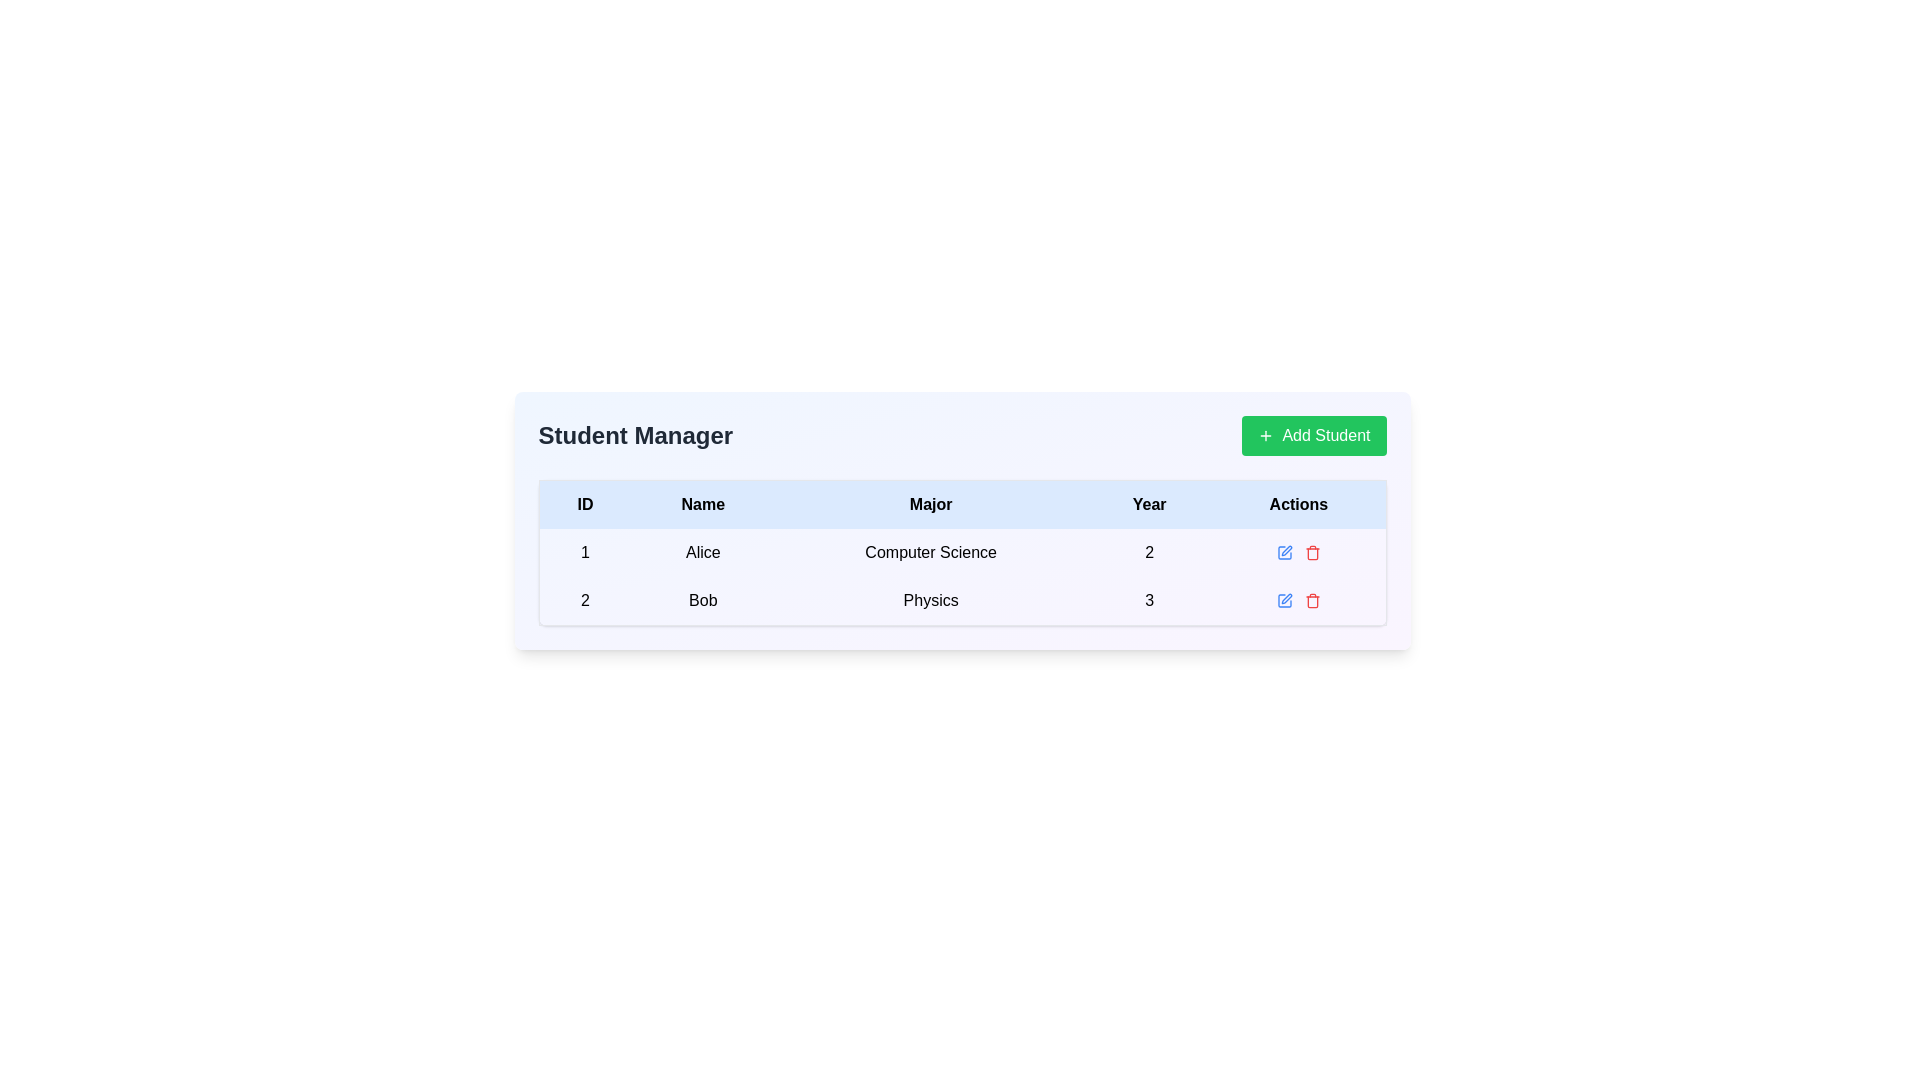  I want to click on the static table cell containing the text '2', which is located in the fourth column (Year) of the first row of the data table, so click(1149, 552).